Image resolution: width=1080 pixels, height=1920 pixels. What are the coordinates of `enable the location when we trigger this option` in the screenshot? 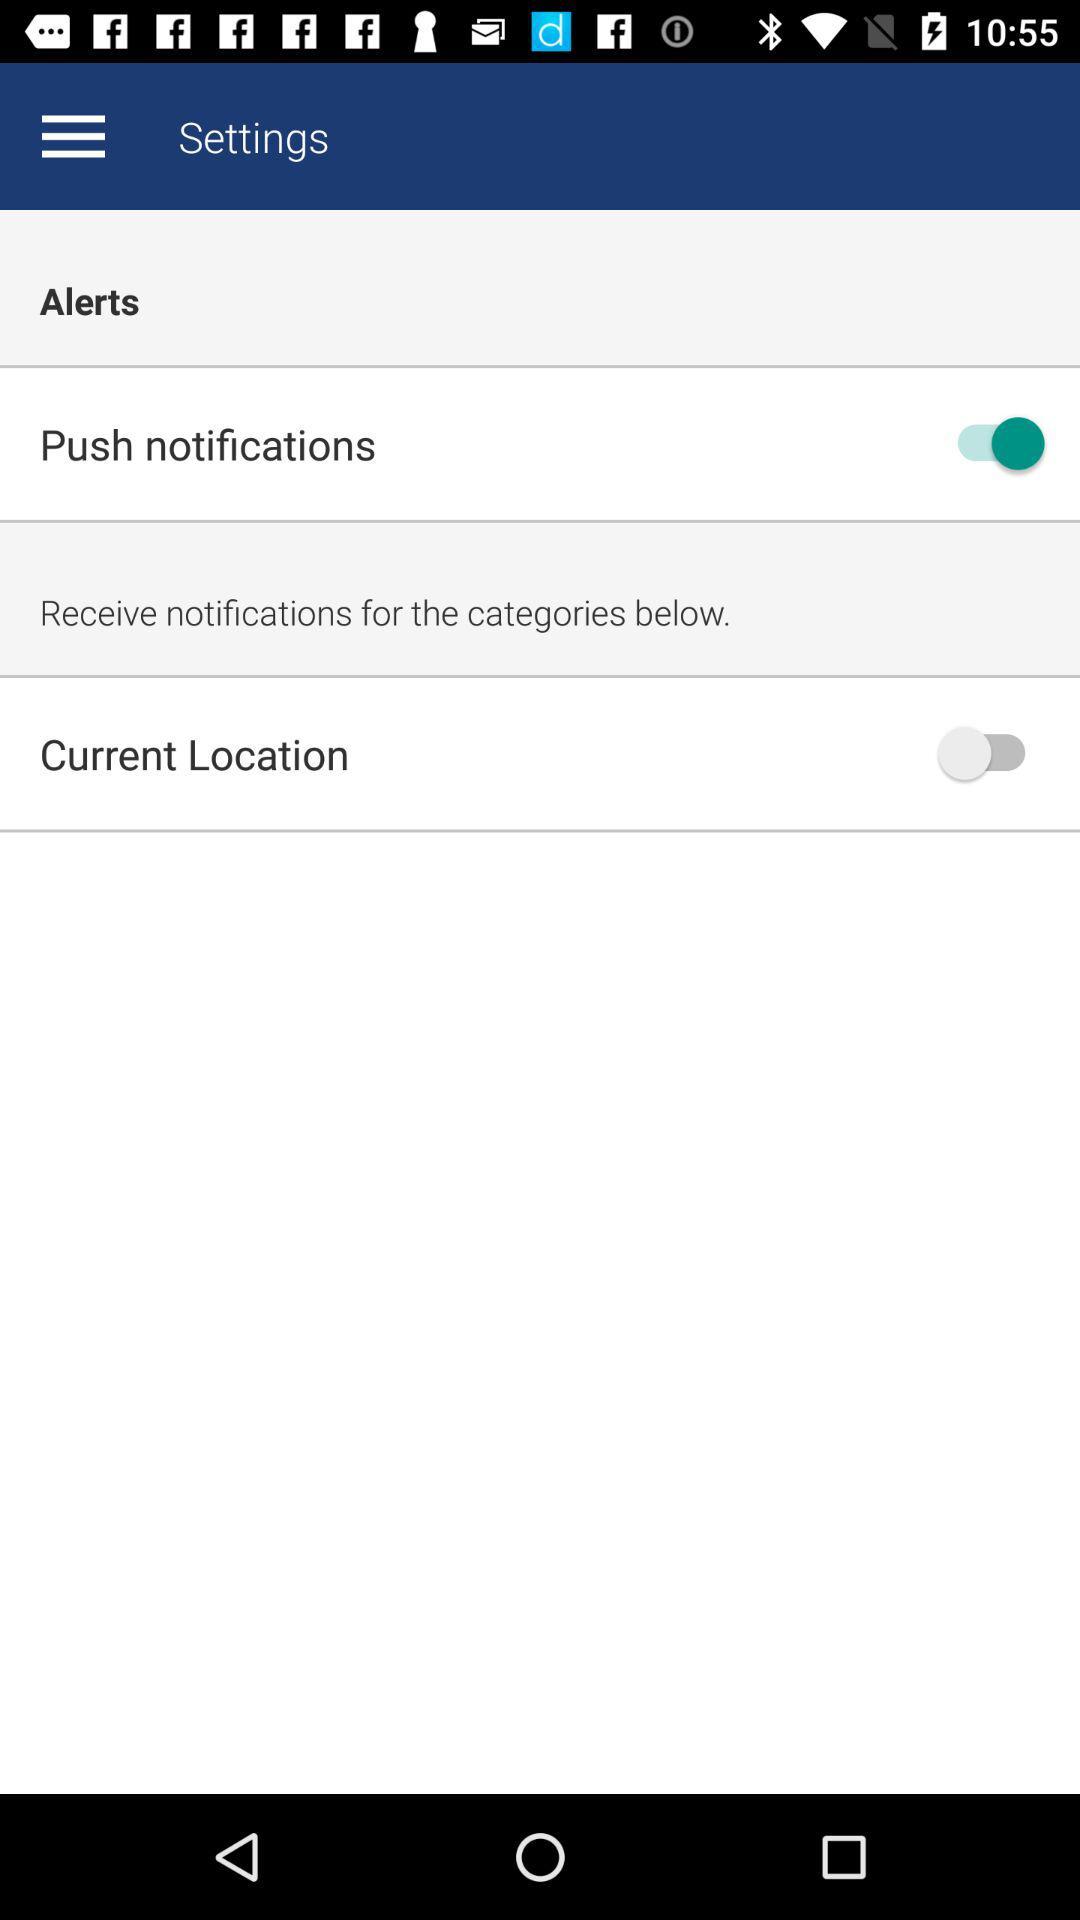 It's located at (991, 752).